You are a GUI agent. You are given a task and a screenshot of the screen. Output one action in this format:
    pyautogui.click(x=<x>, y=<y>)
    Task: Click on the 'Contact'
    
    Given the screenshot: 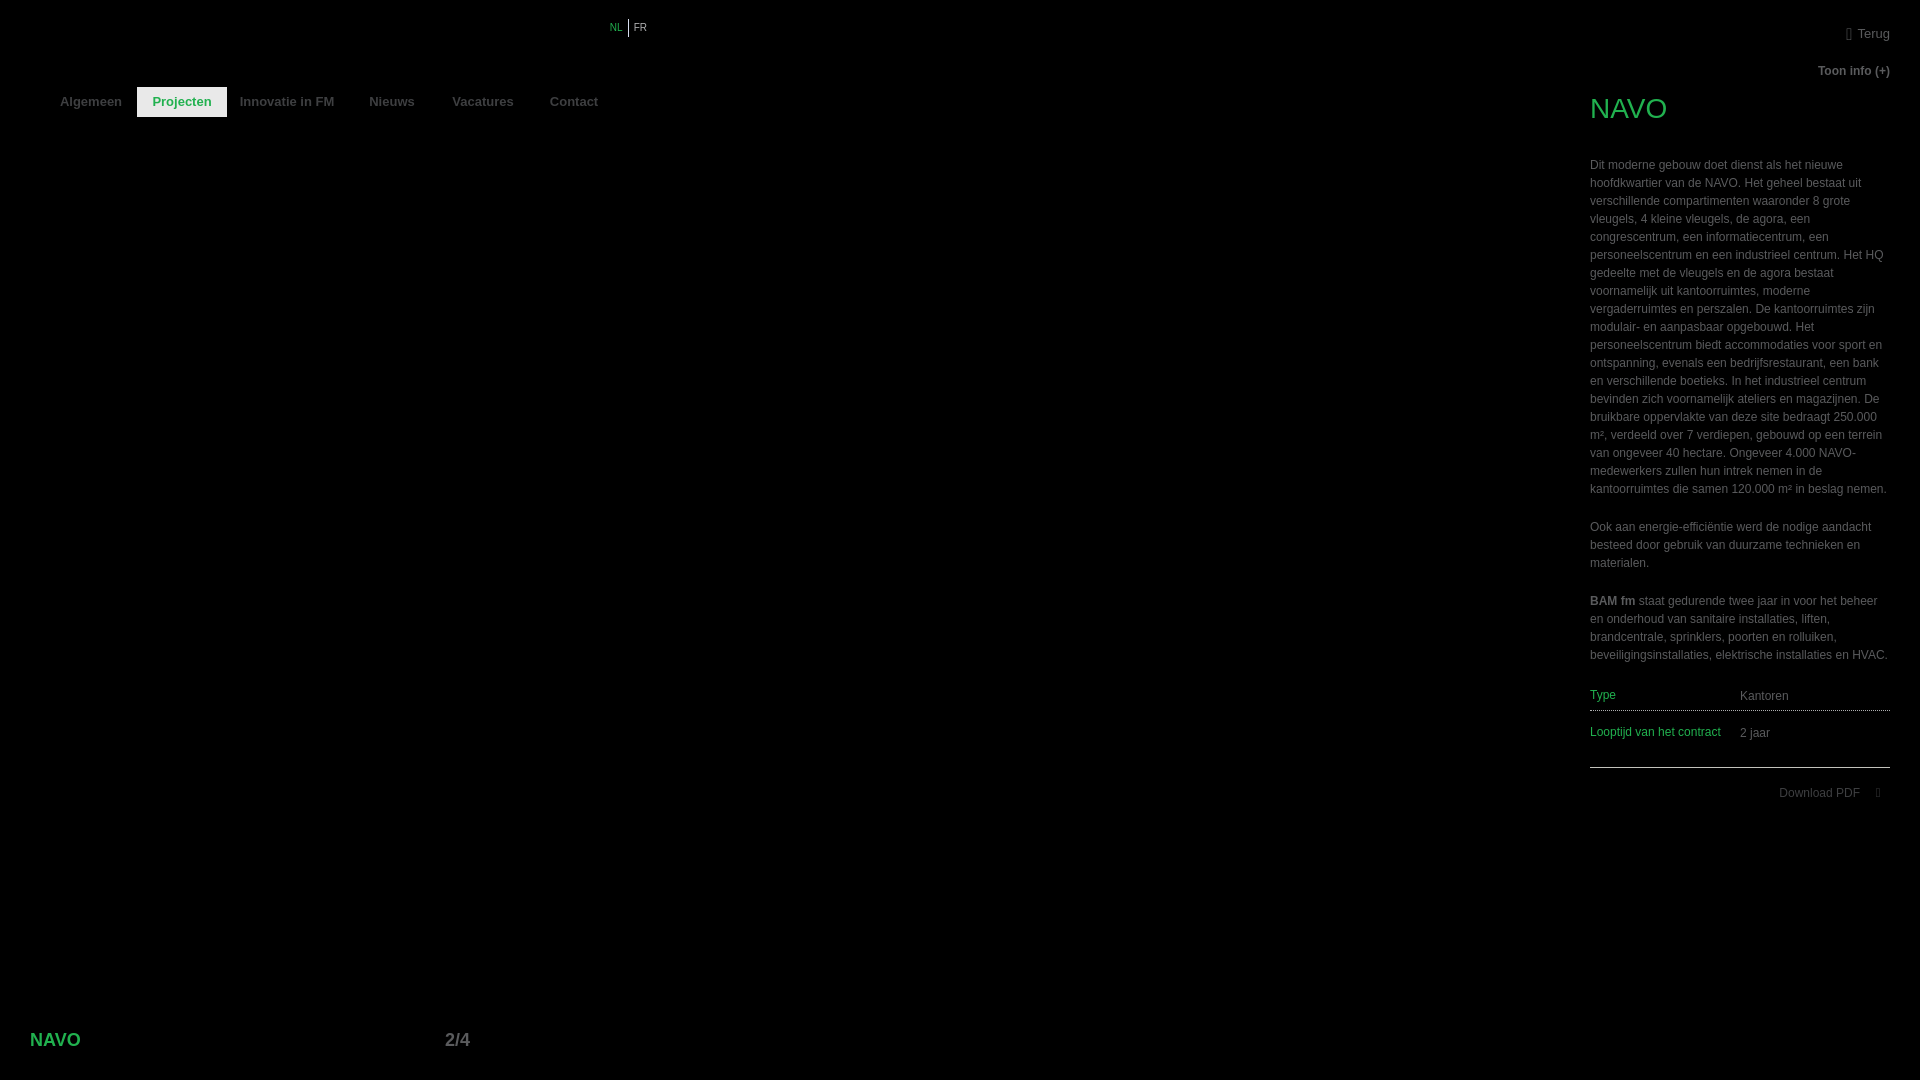 What is the action you would take?
    pyautogui.click(x=528, y=101)
    